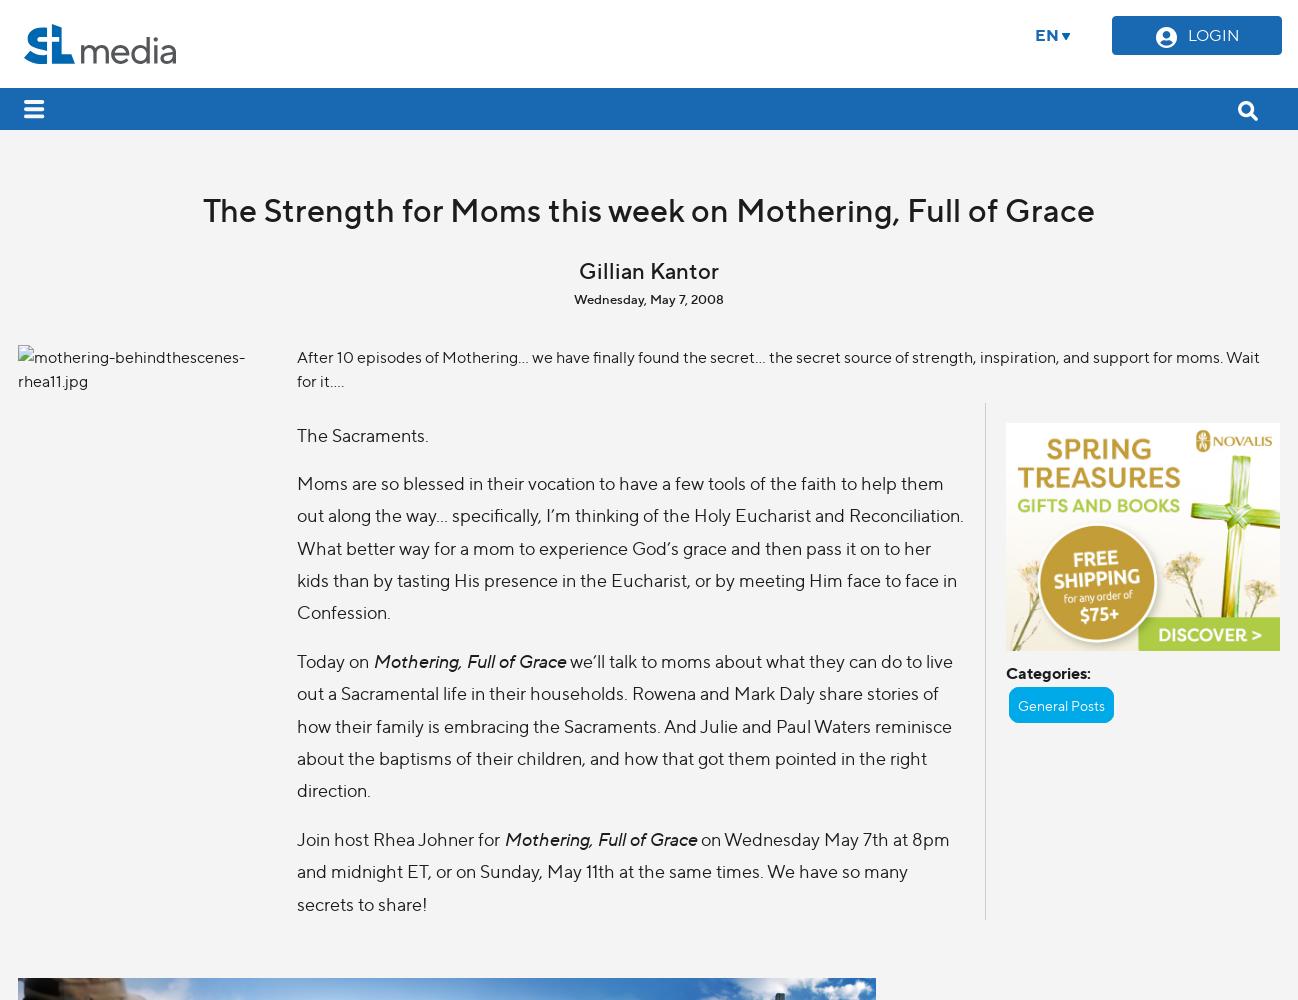 The height and width of the screenshot is (1000, 1298). What do you see at coordinates (649, 298) in the screenshot?
I see `'Wednesday, May 7, 2008'` at bounding box center [649, 298].